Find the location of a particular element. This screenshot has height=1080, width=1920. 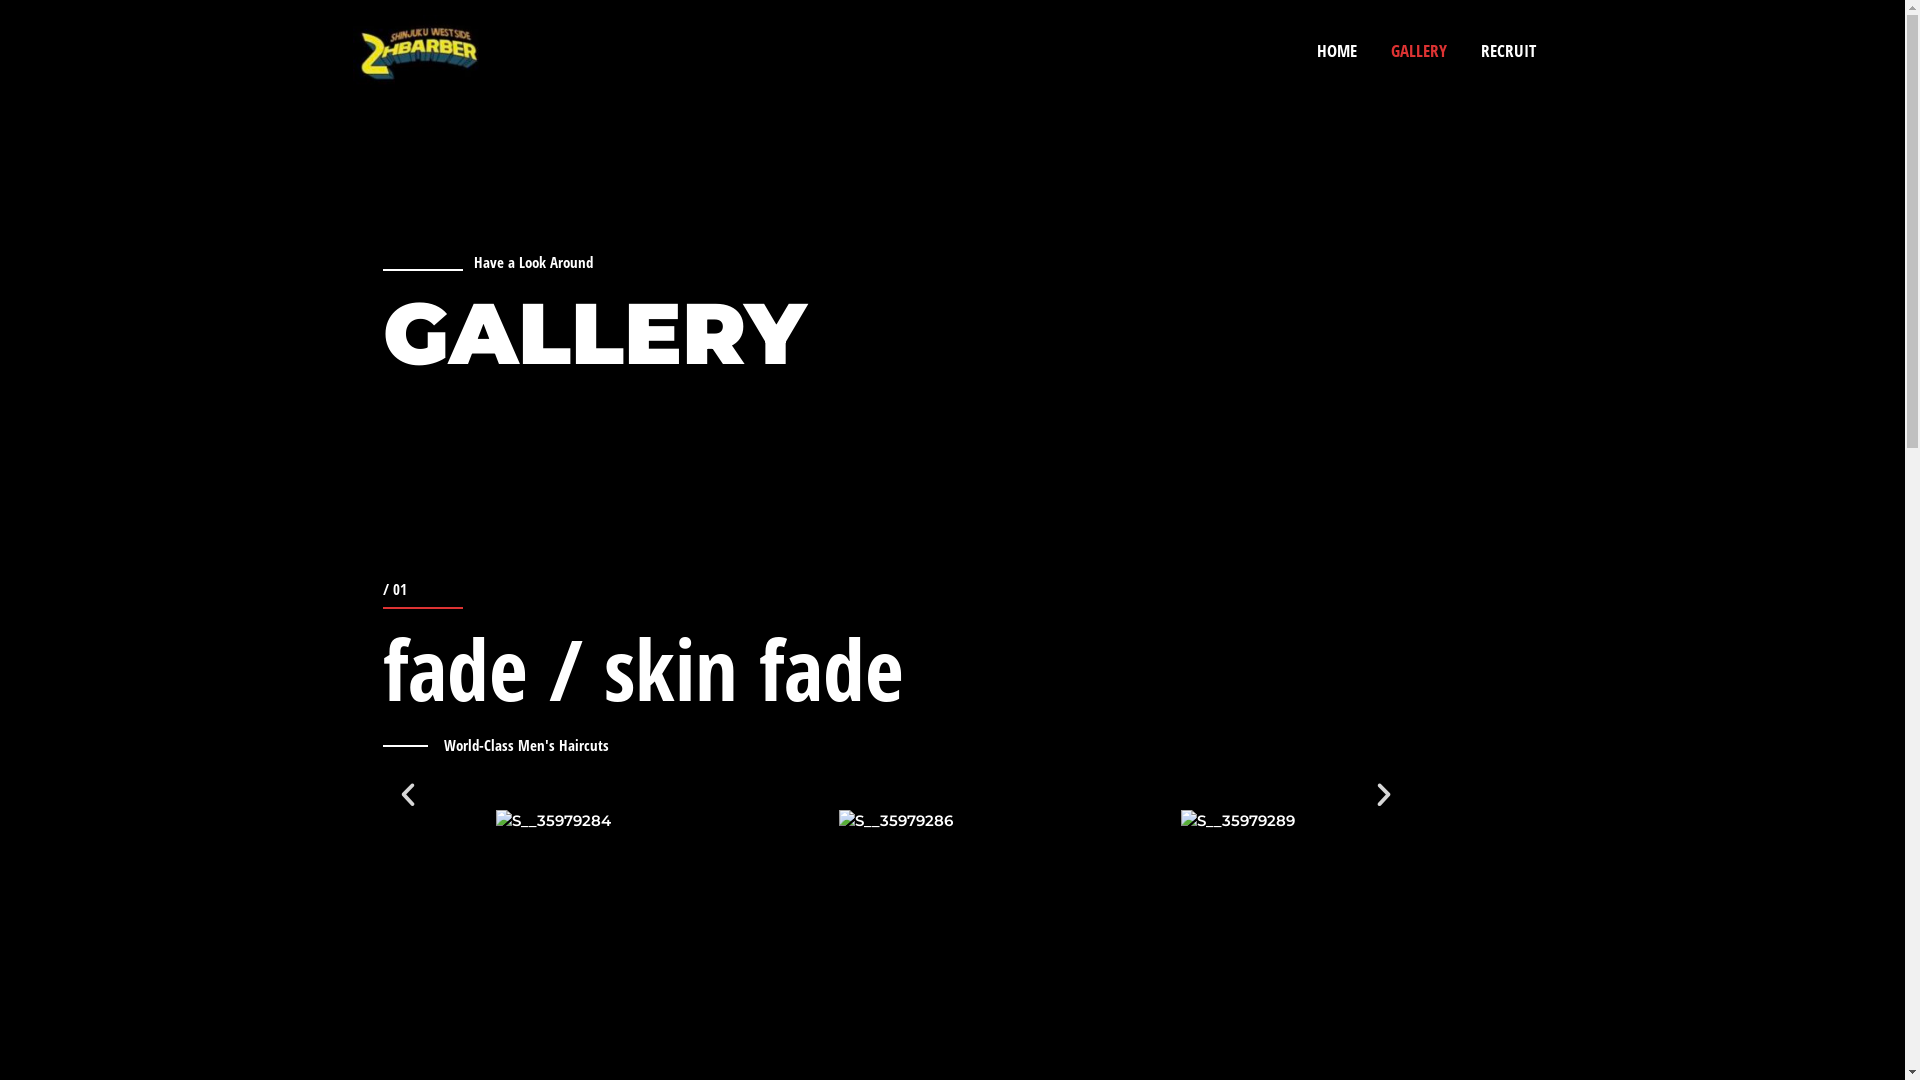

'GALLERY' is located at coordinates (1418, 49).